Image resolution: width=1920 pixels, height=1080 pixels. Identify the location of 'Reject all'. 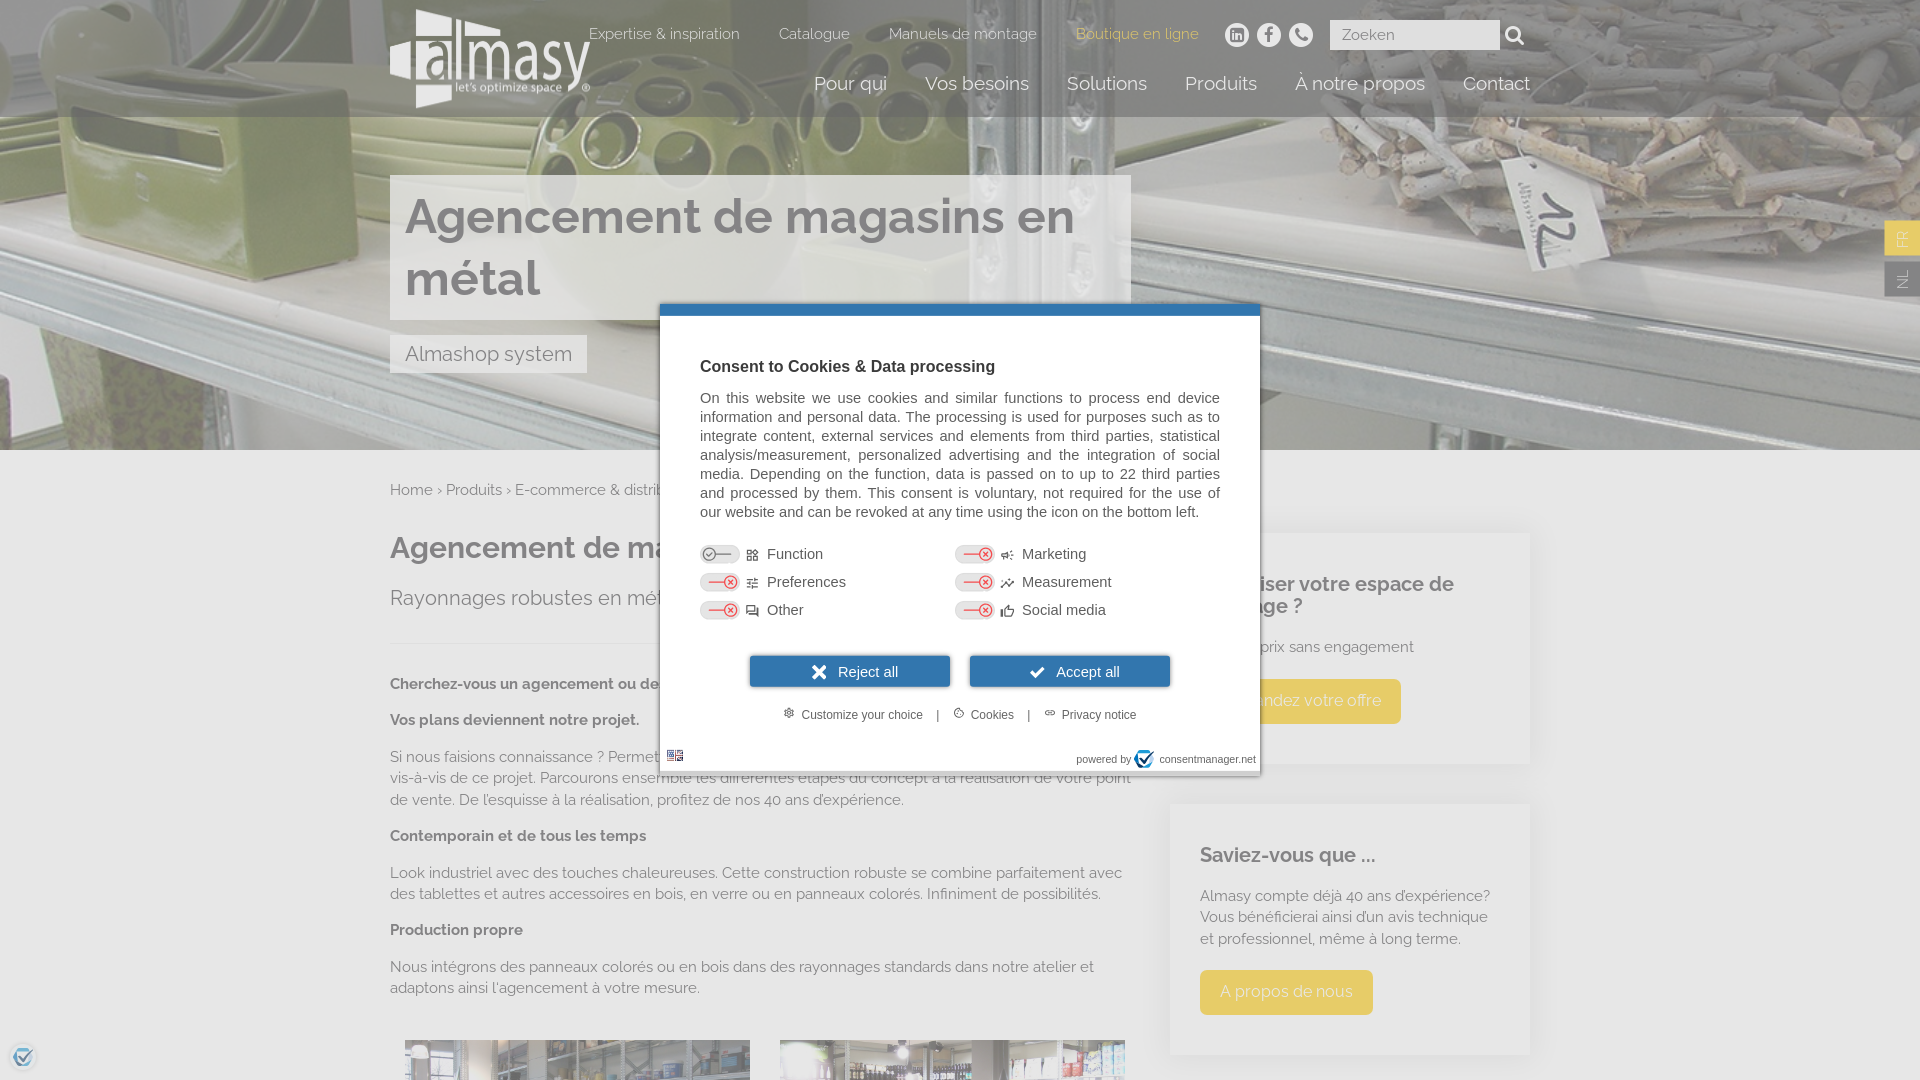
(849, 671).